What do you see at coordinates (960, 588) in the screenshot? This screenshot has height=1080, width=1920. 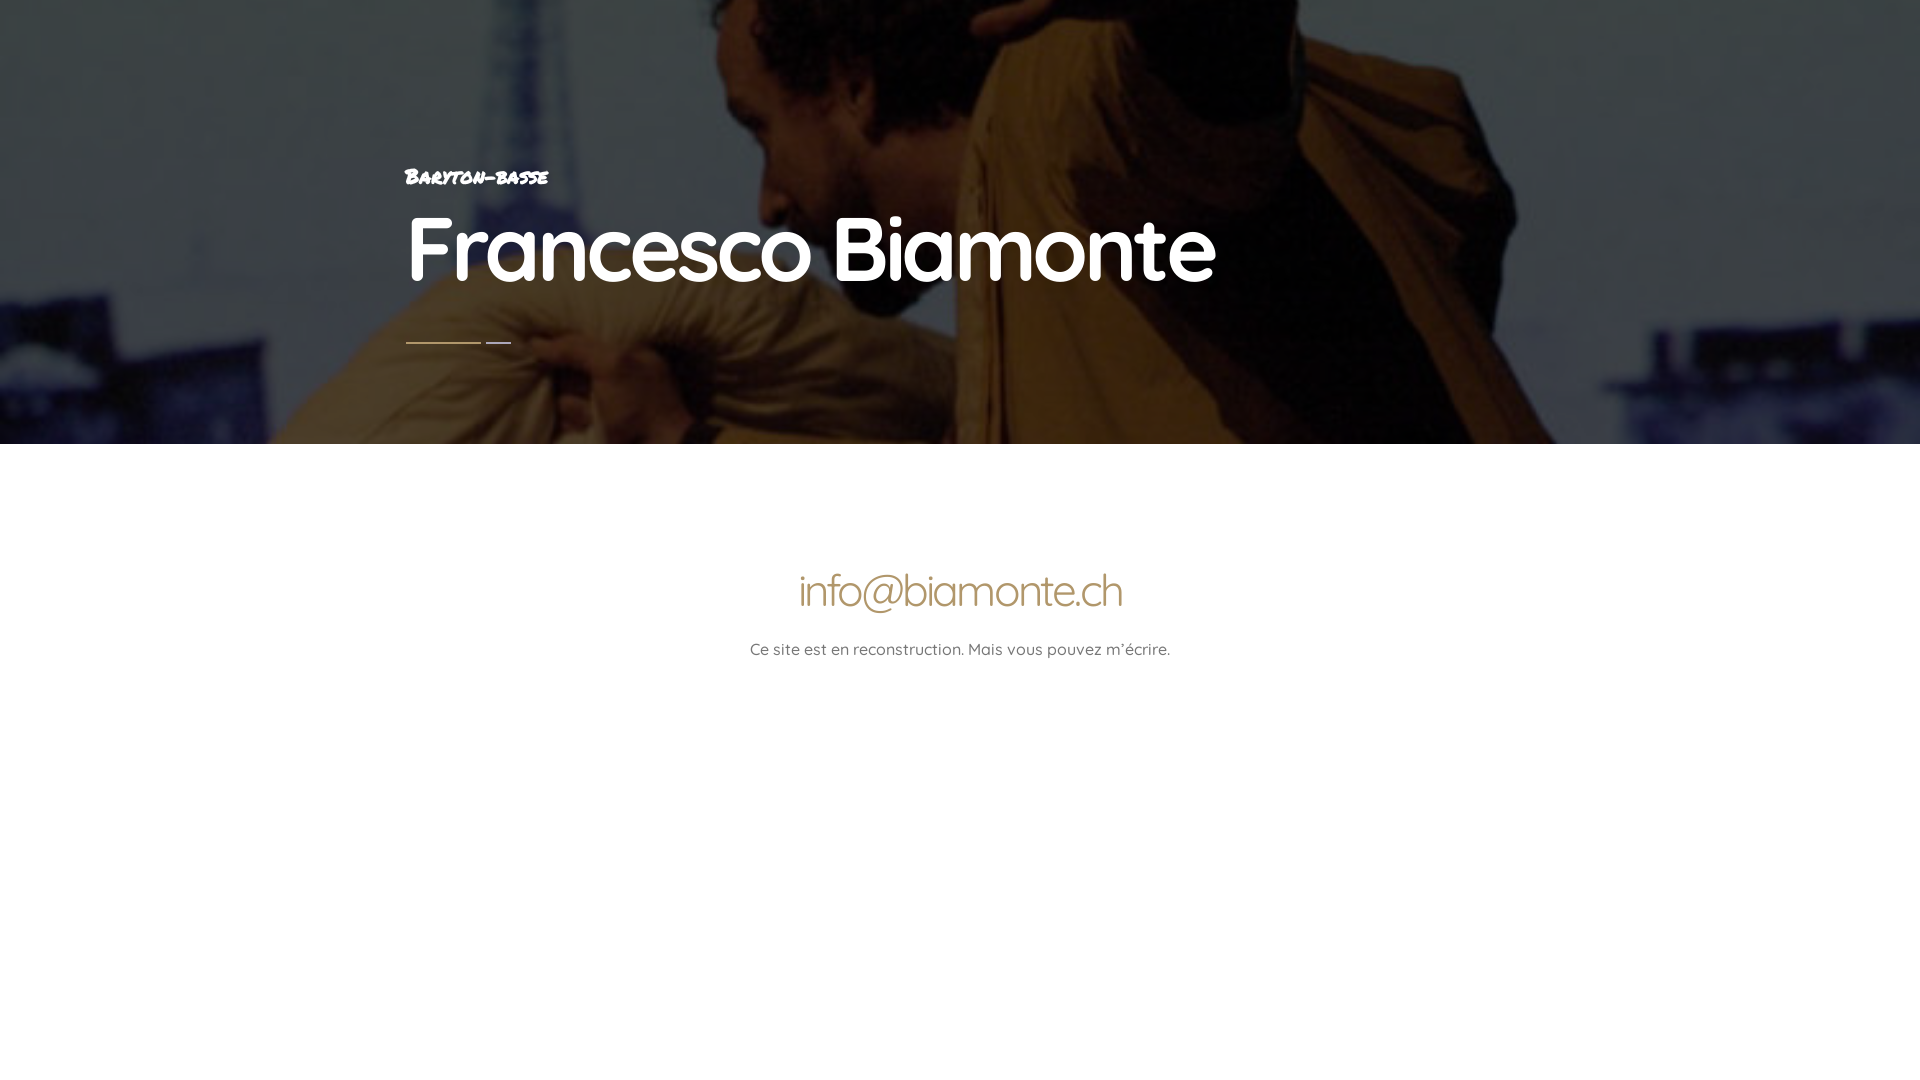 I see `'info@biamonte.ch'` at bounding box center [960, 588].